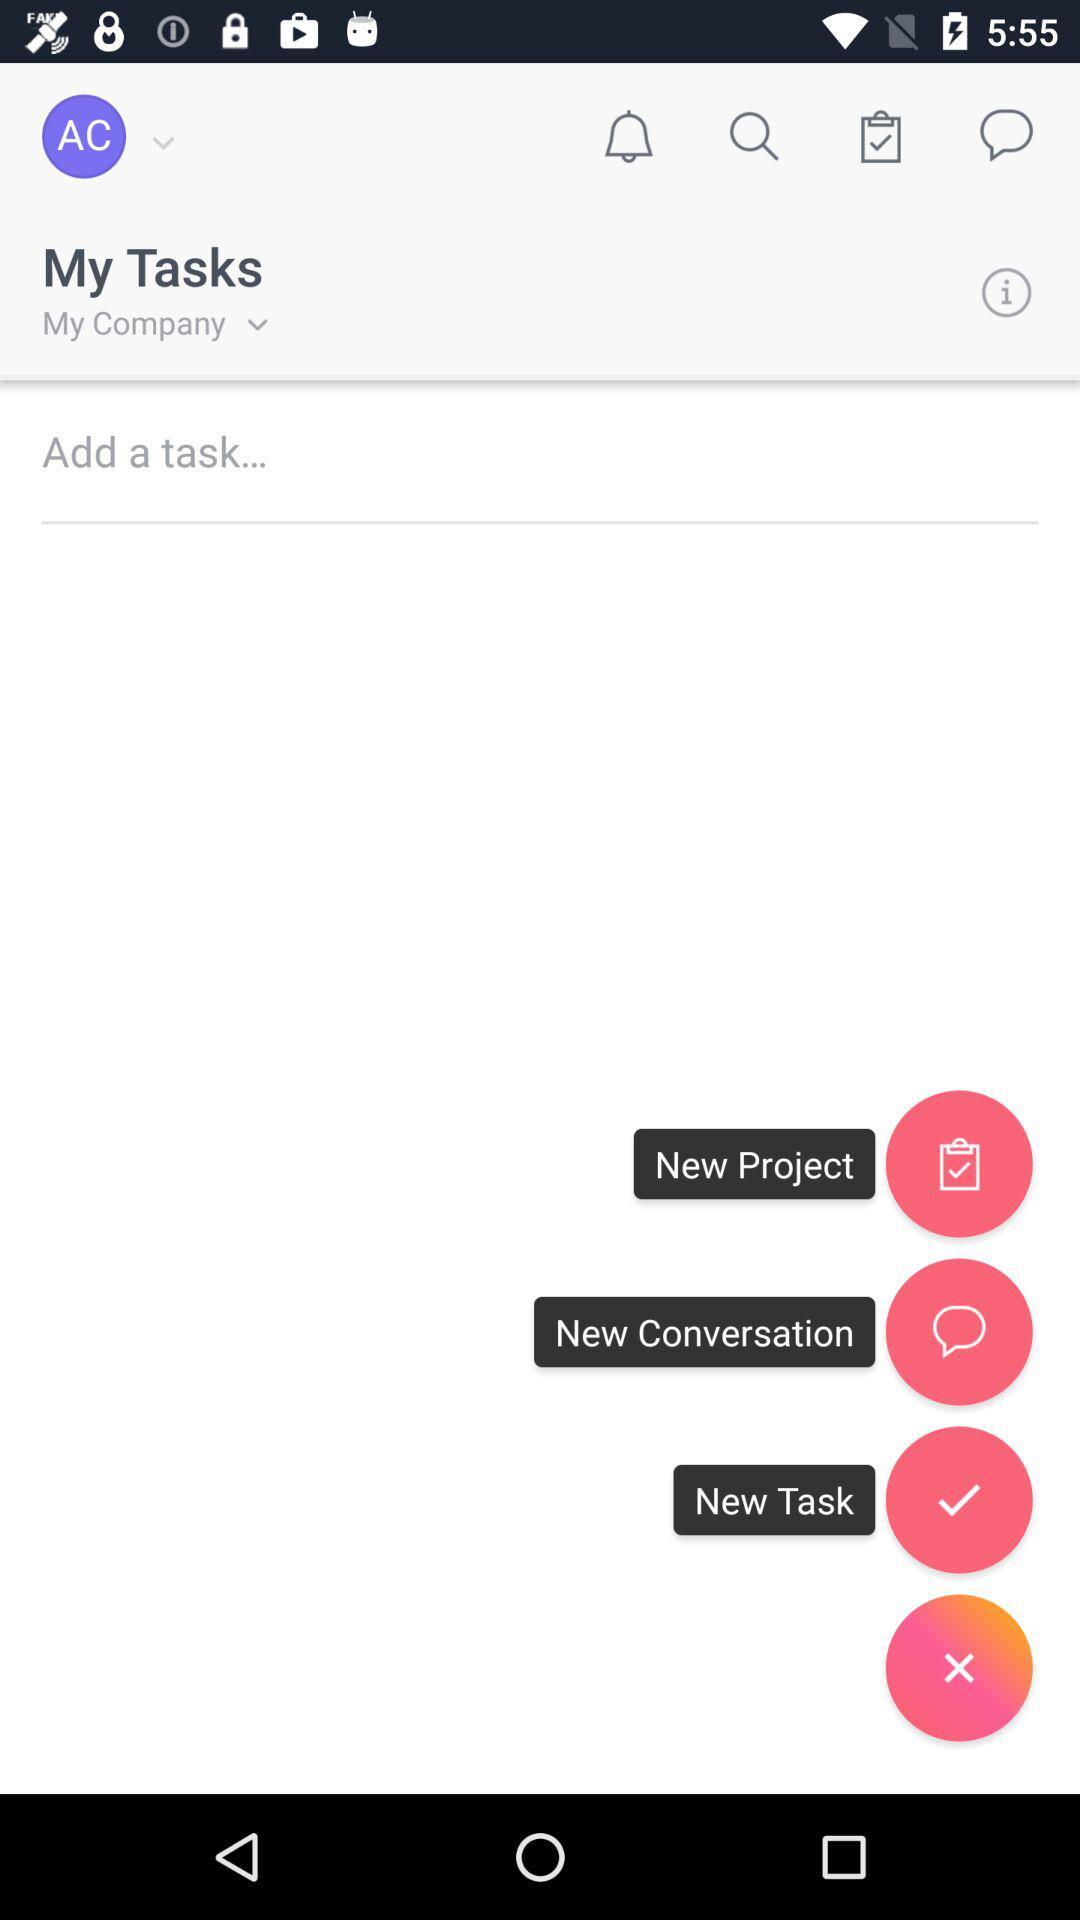 The width and height of the screenshot is (1080, 1920). What do you see at coordinates (755, 136) in the screenshot?
I see `search icon` at bounding box center [755, 136].